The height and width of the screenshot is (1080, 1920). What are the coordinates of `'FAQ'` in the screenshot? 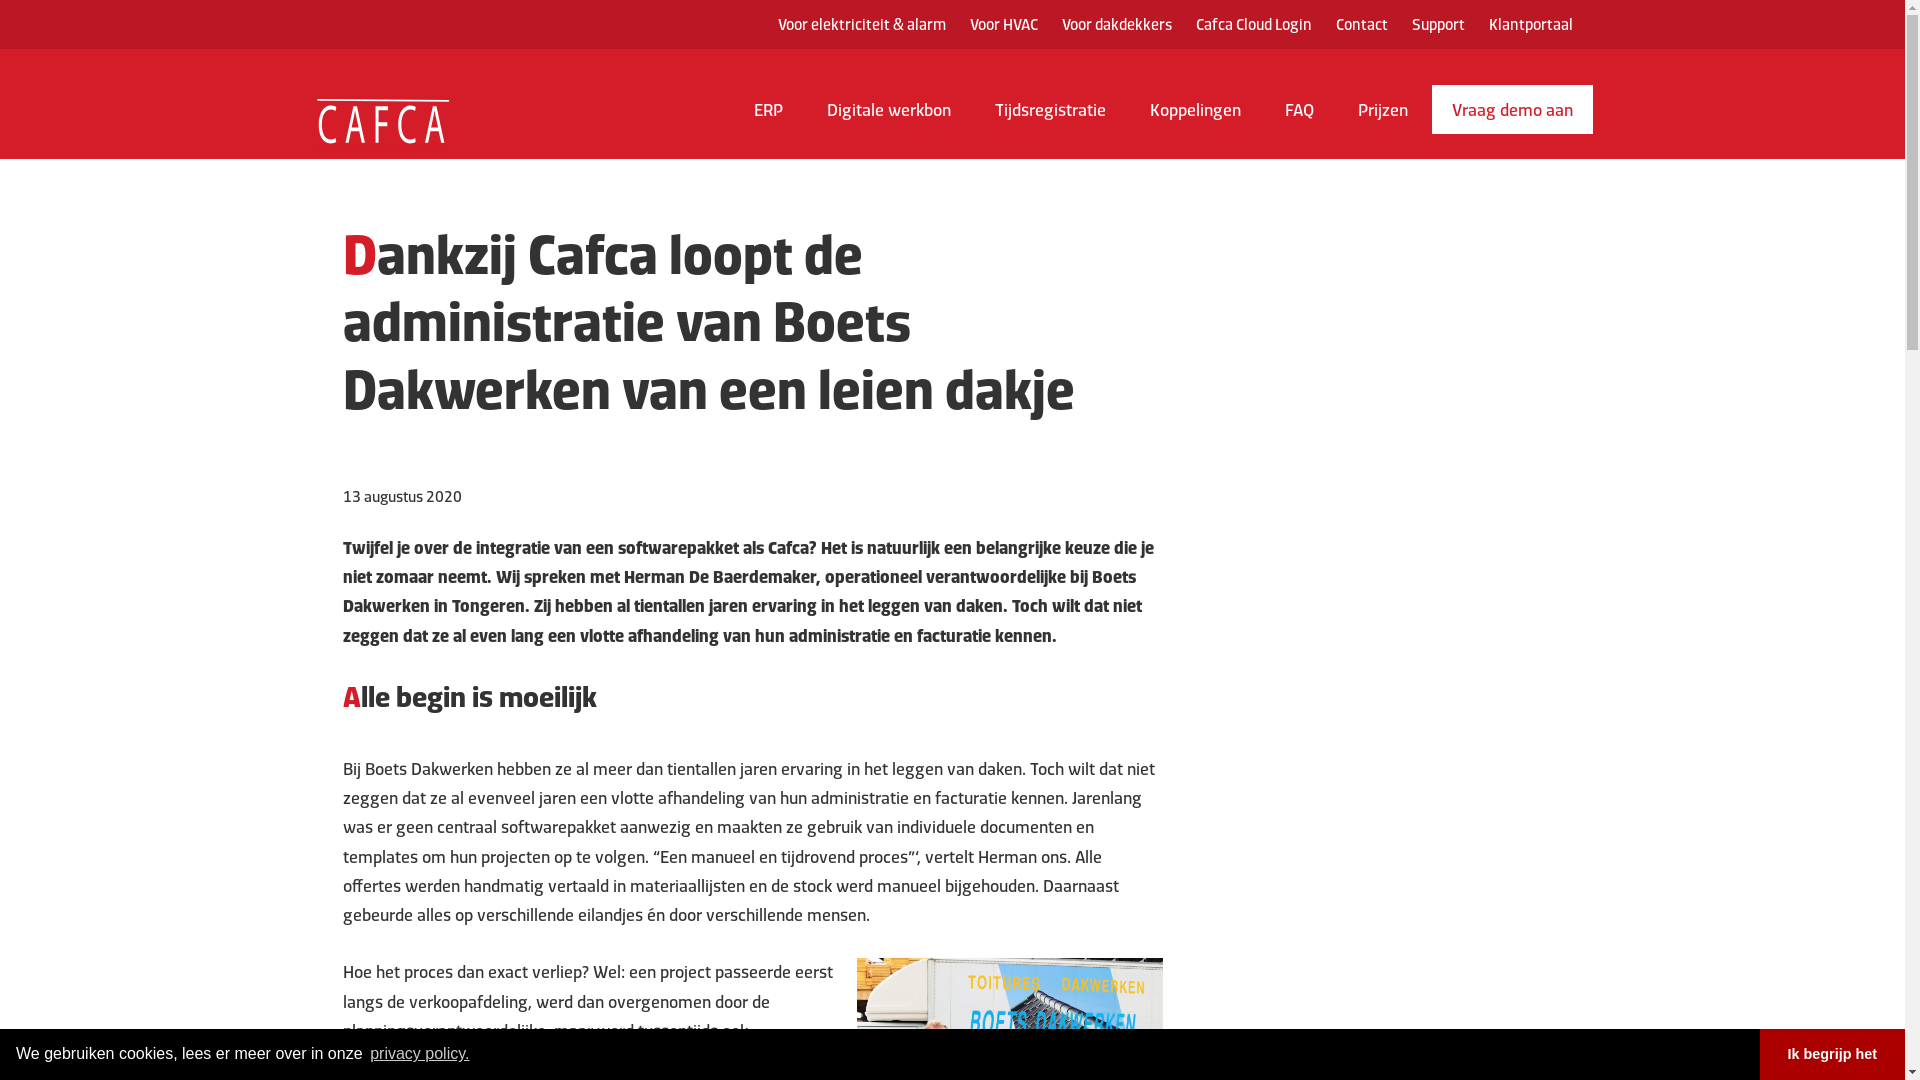 It's located at (1298, 118).